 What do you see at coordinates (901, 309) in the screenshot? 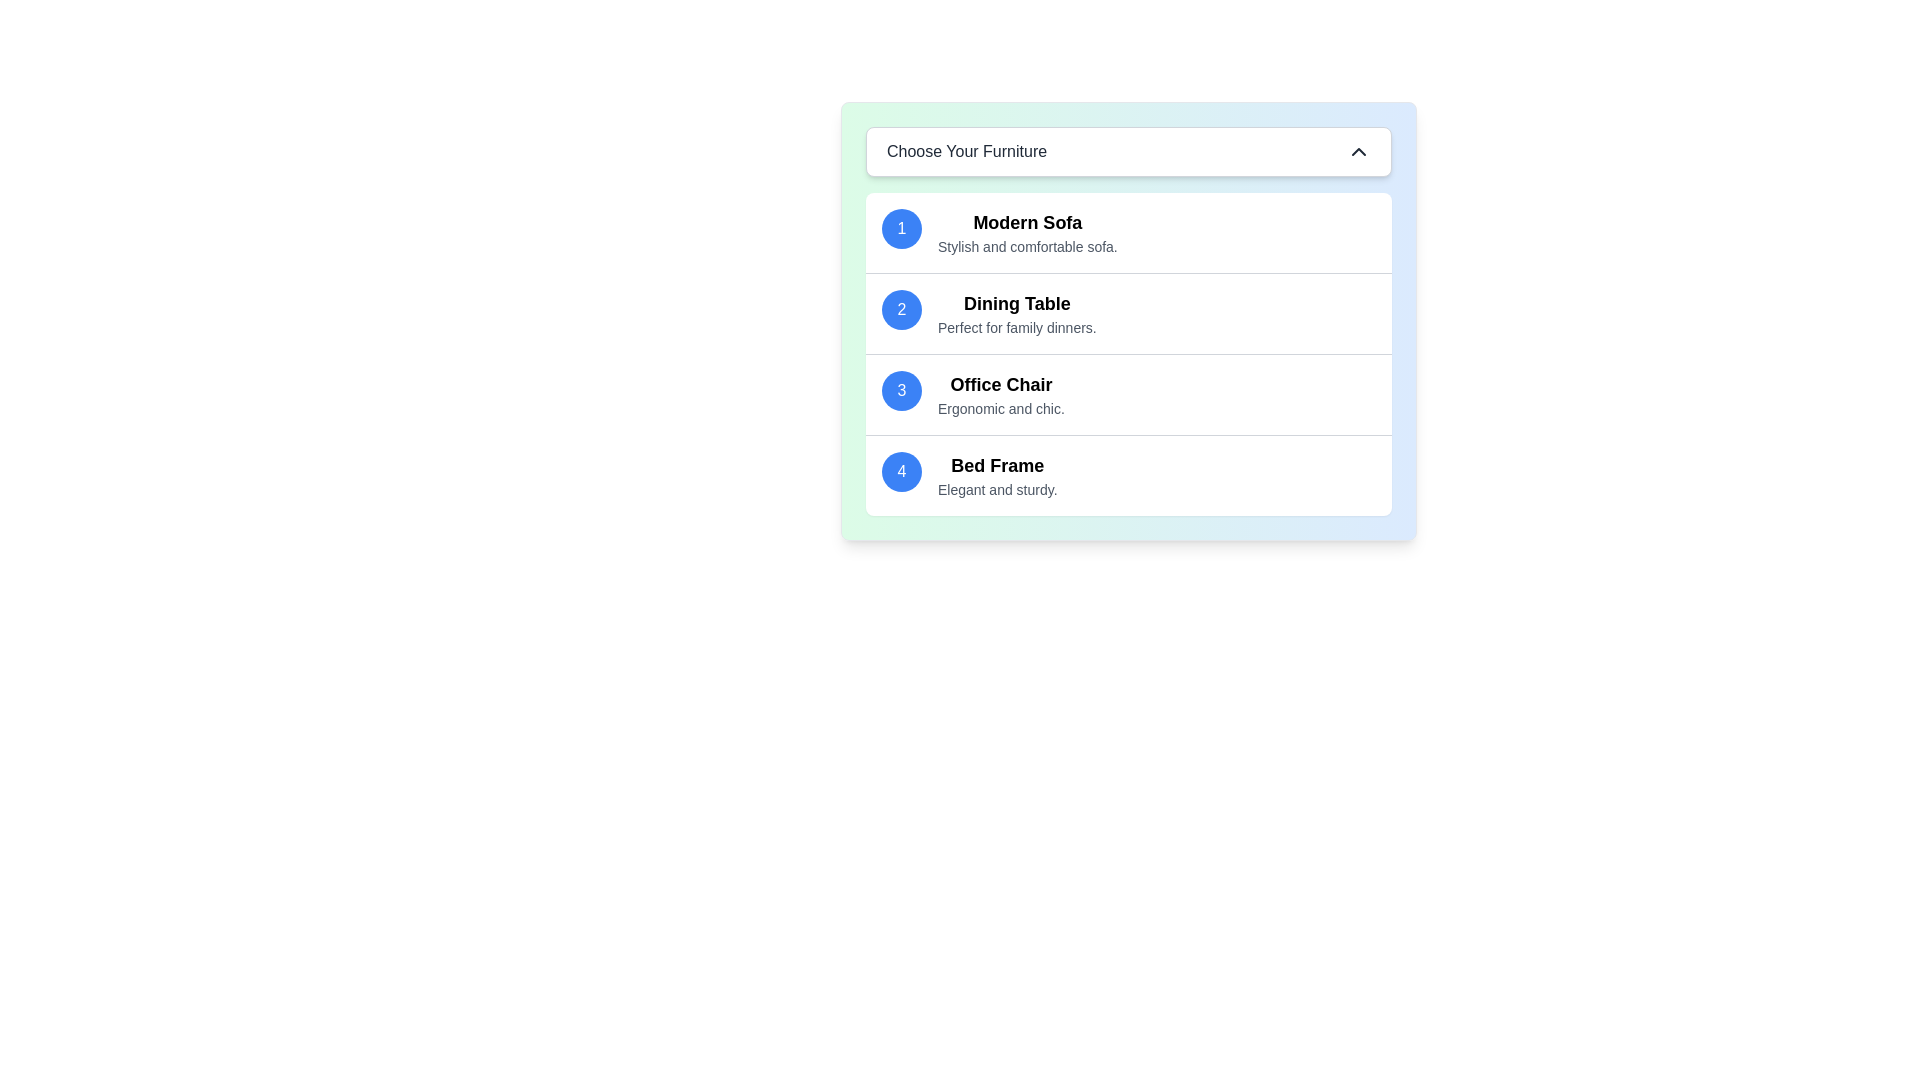
I see `the circular badge with a blue background and the numeral '2' that is positioned to the left of the text 'Dining Table' in the second item of the vertically listed menu` at bounding box center [901, 309].